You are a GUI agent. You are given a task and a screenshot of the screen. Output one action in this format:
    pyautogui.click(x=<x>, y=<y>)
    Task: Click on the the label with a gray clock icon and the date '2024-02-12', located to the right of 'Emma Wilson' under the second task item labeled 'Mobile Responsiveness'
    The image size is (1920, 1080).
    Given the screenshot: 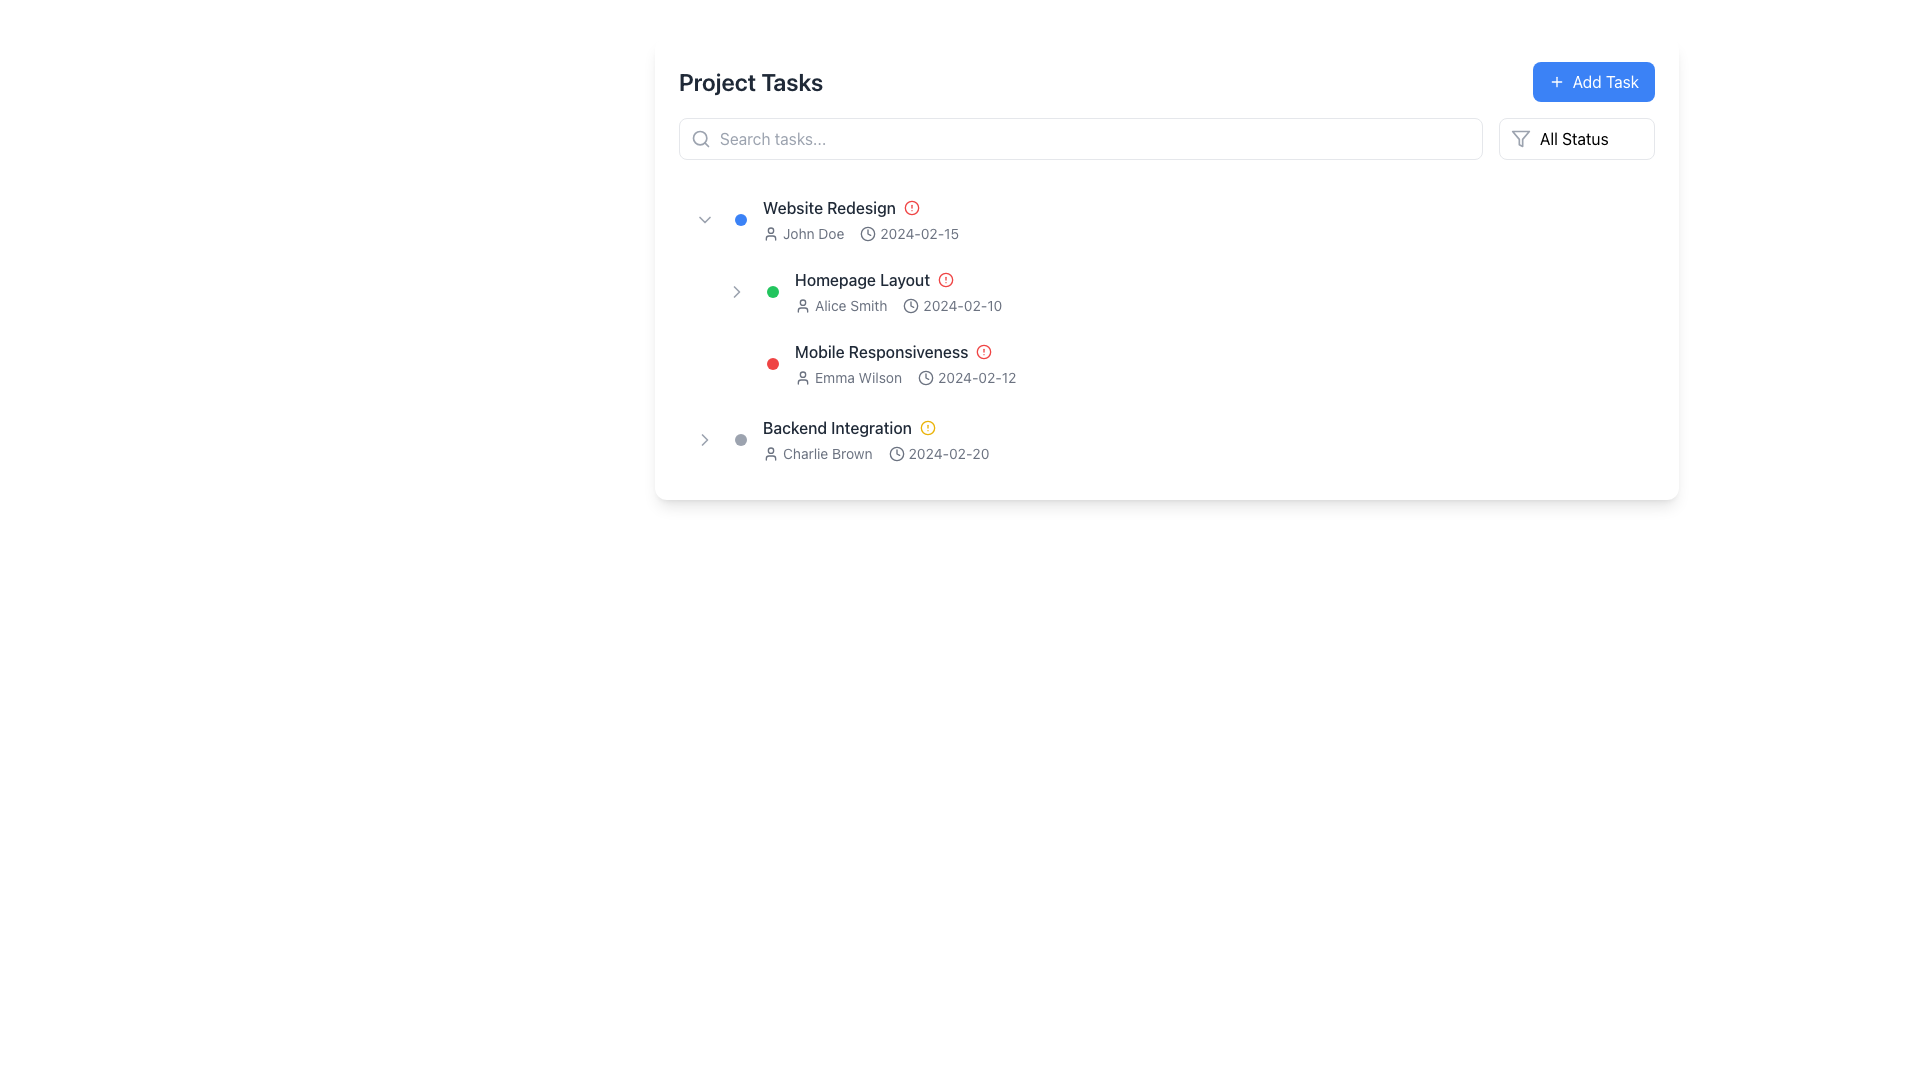 What is the action you would take?
    pyautogui.click(x=967, y=378)
    